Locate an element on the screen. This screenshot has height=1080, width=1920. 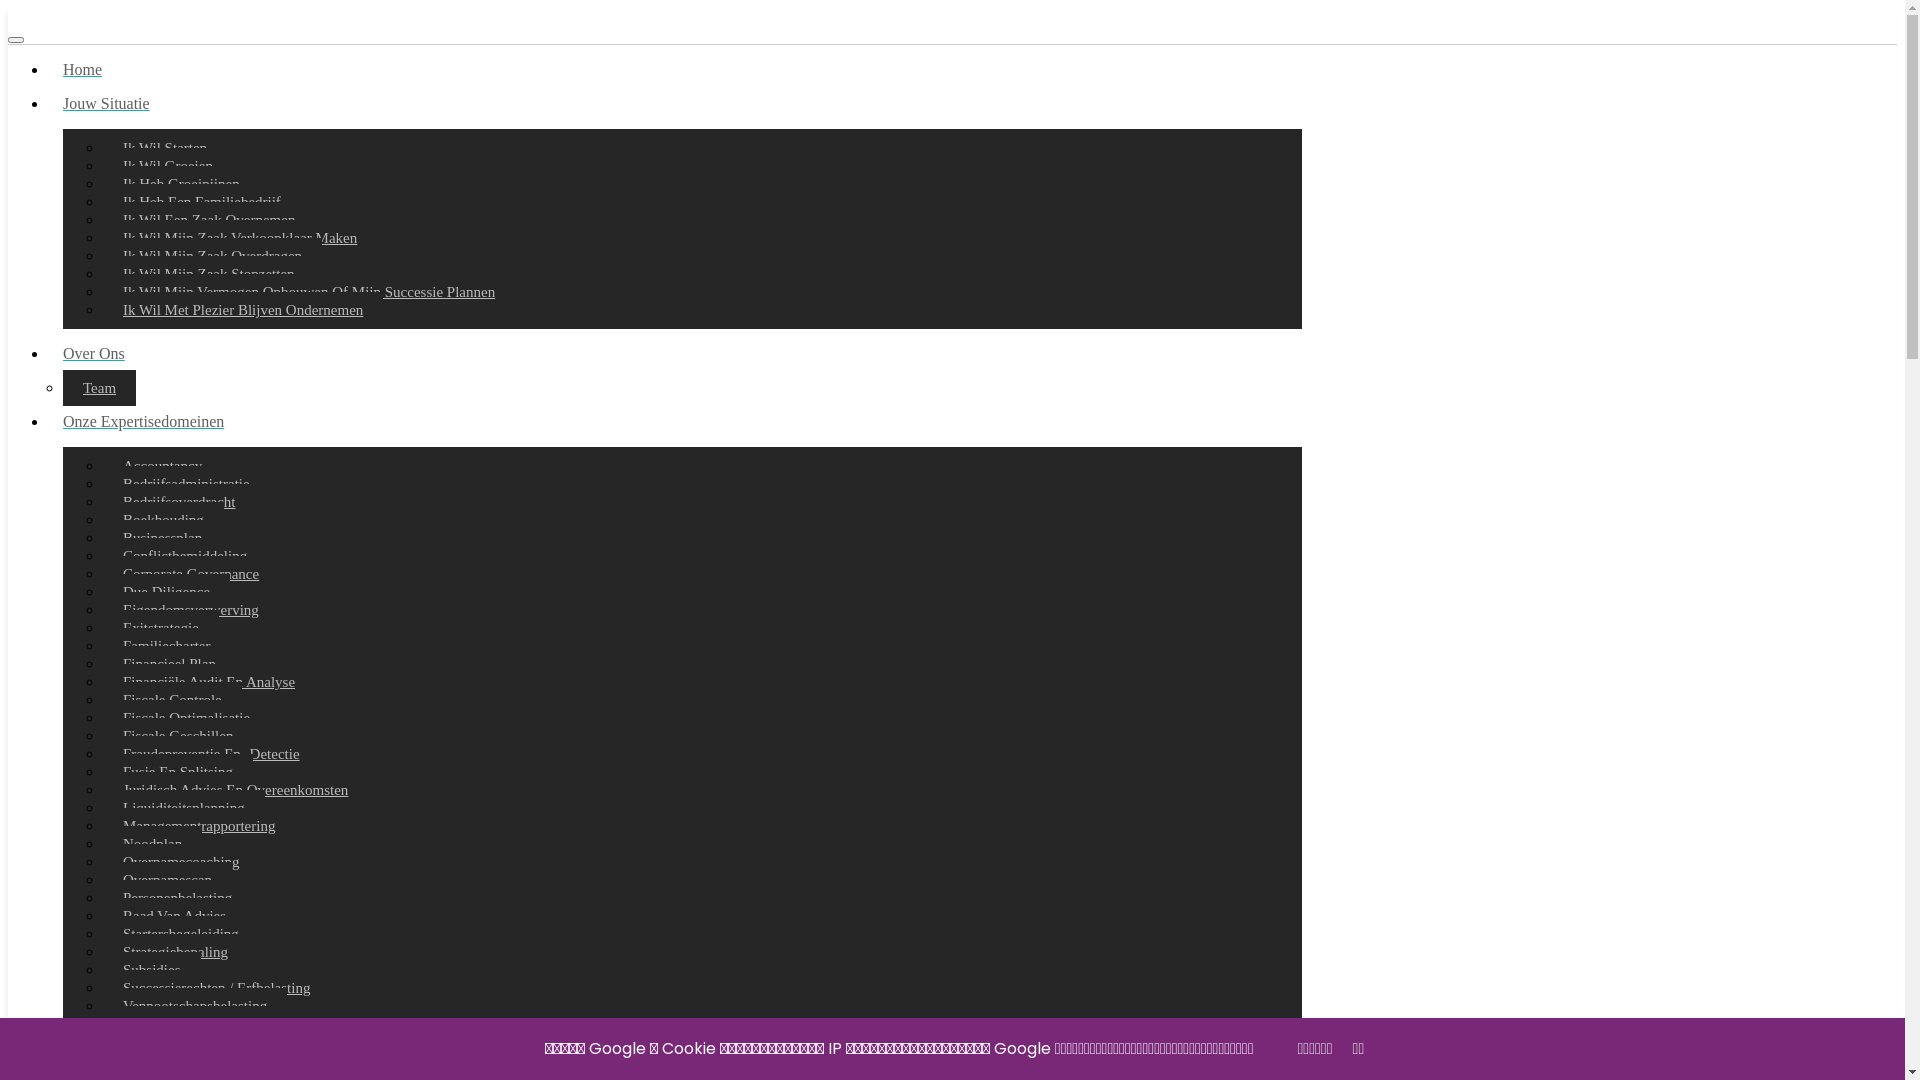
'Ik Wil Groeien' is located at coordinates (101, 164).